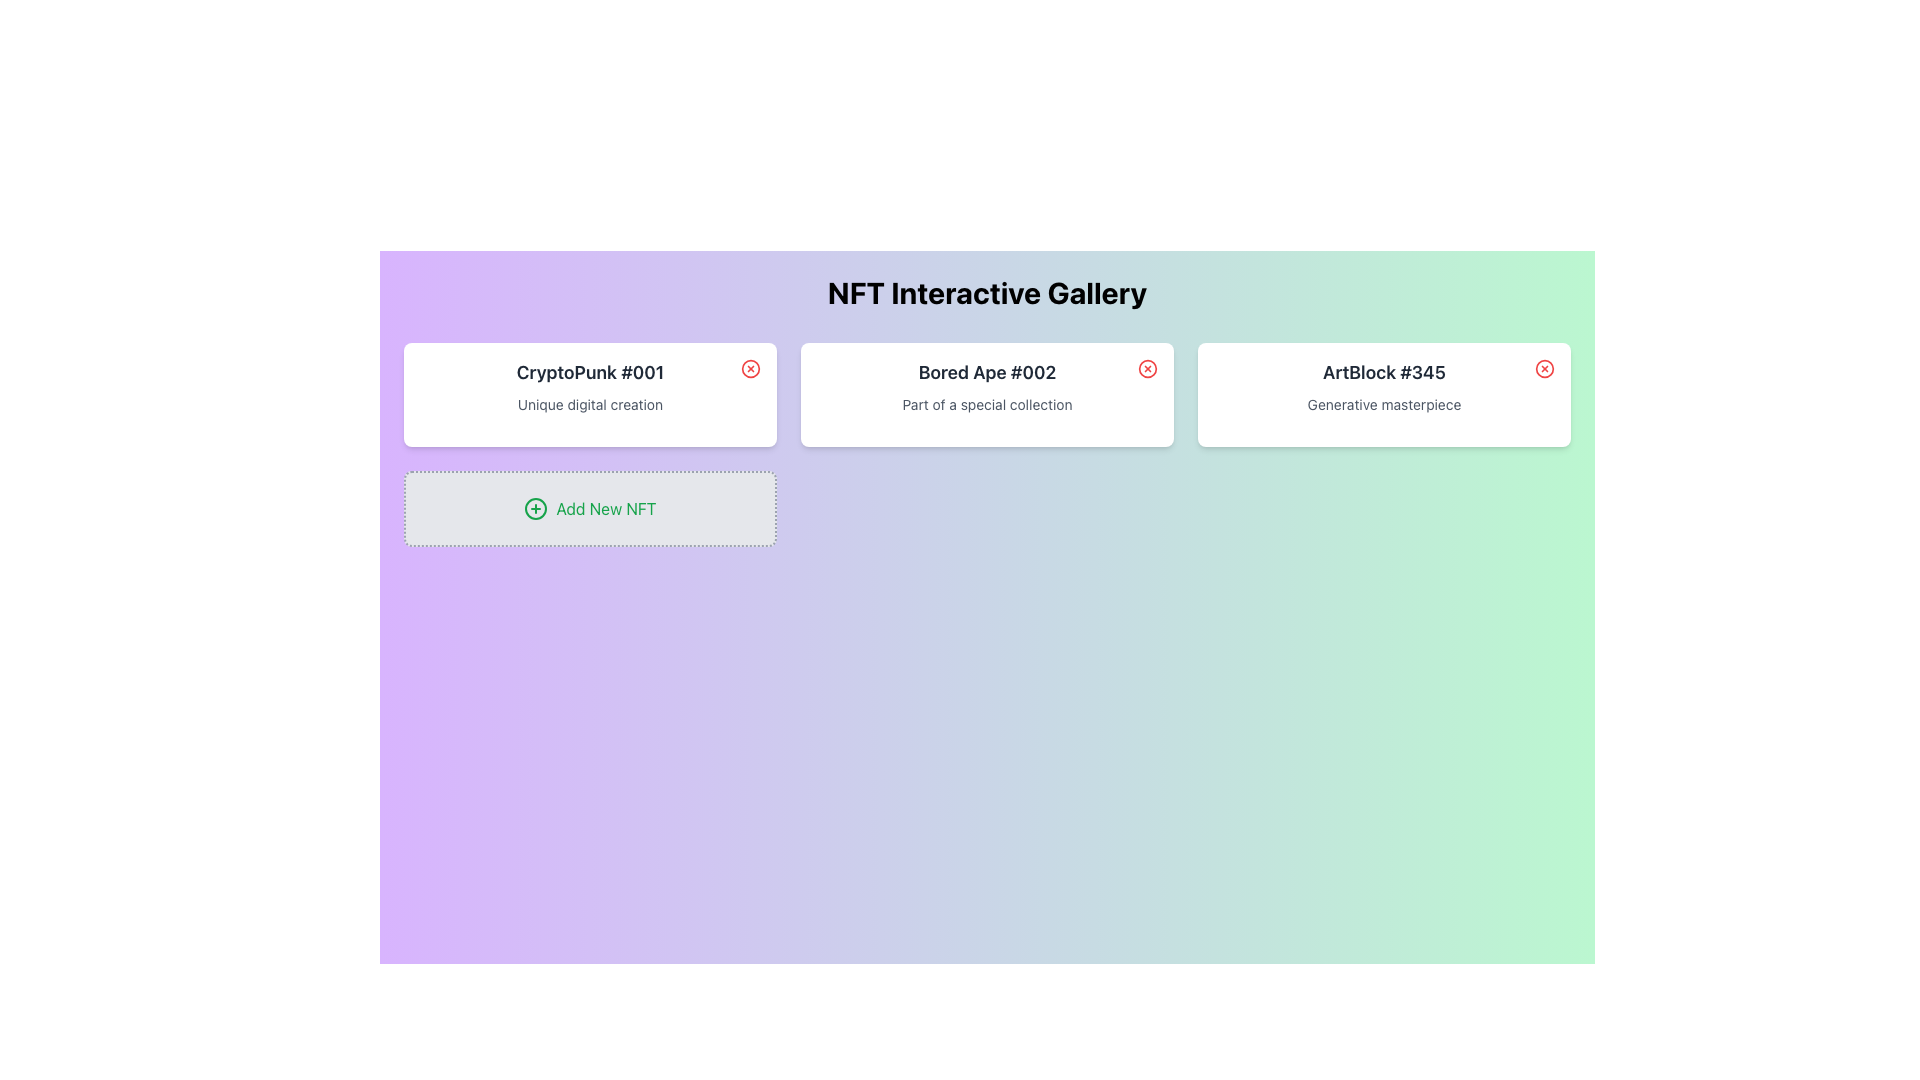 Image resolution: width=1920 pixels, height=1080 pixels. Describe the element at coordinates (1544, 369) in the screenshot. I see `the red circular button with a white cross inside it, located in the top-right corner of the card labeled 'ArtBlock #345'` at that location.